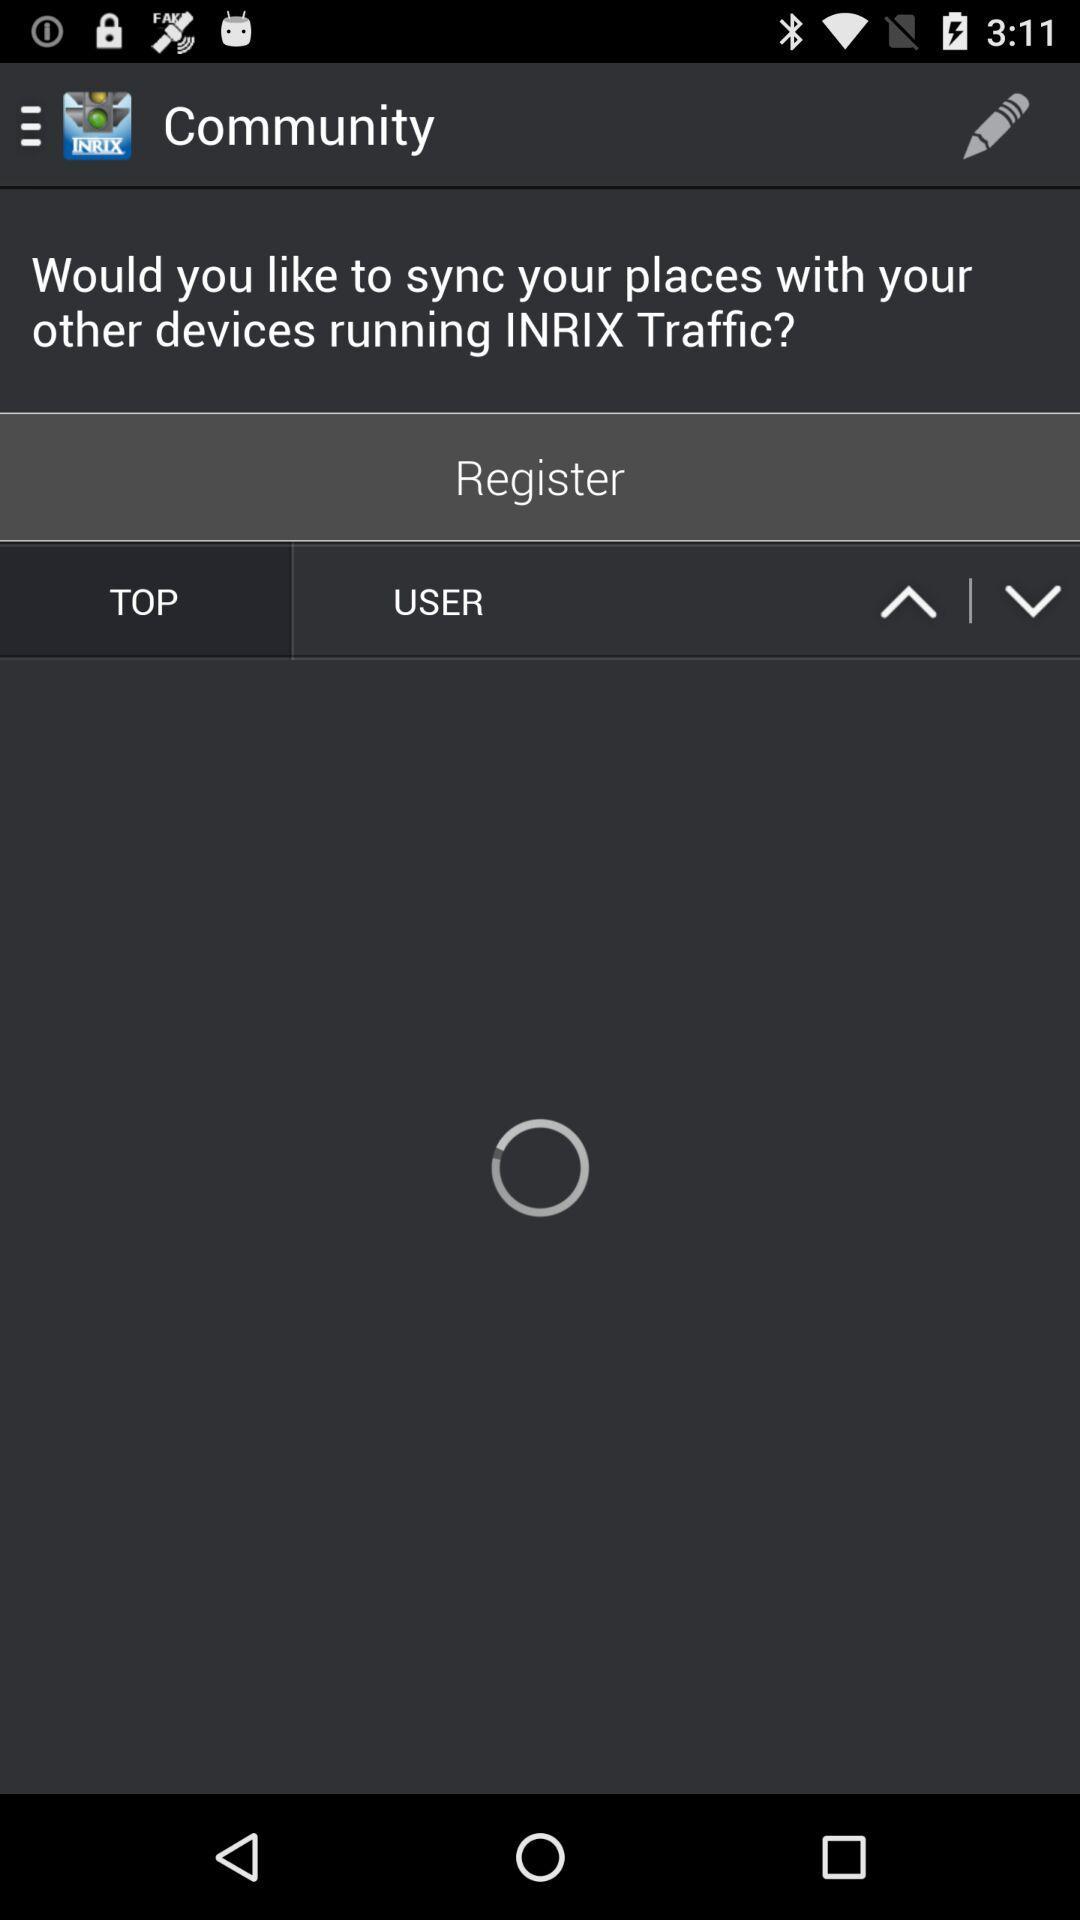 This screenshot has width=1080, height=1920. I want to click on the expand_more icon, so click(1032, 643).